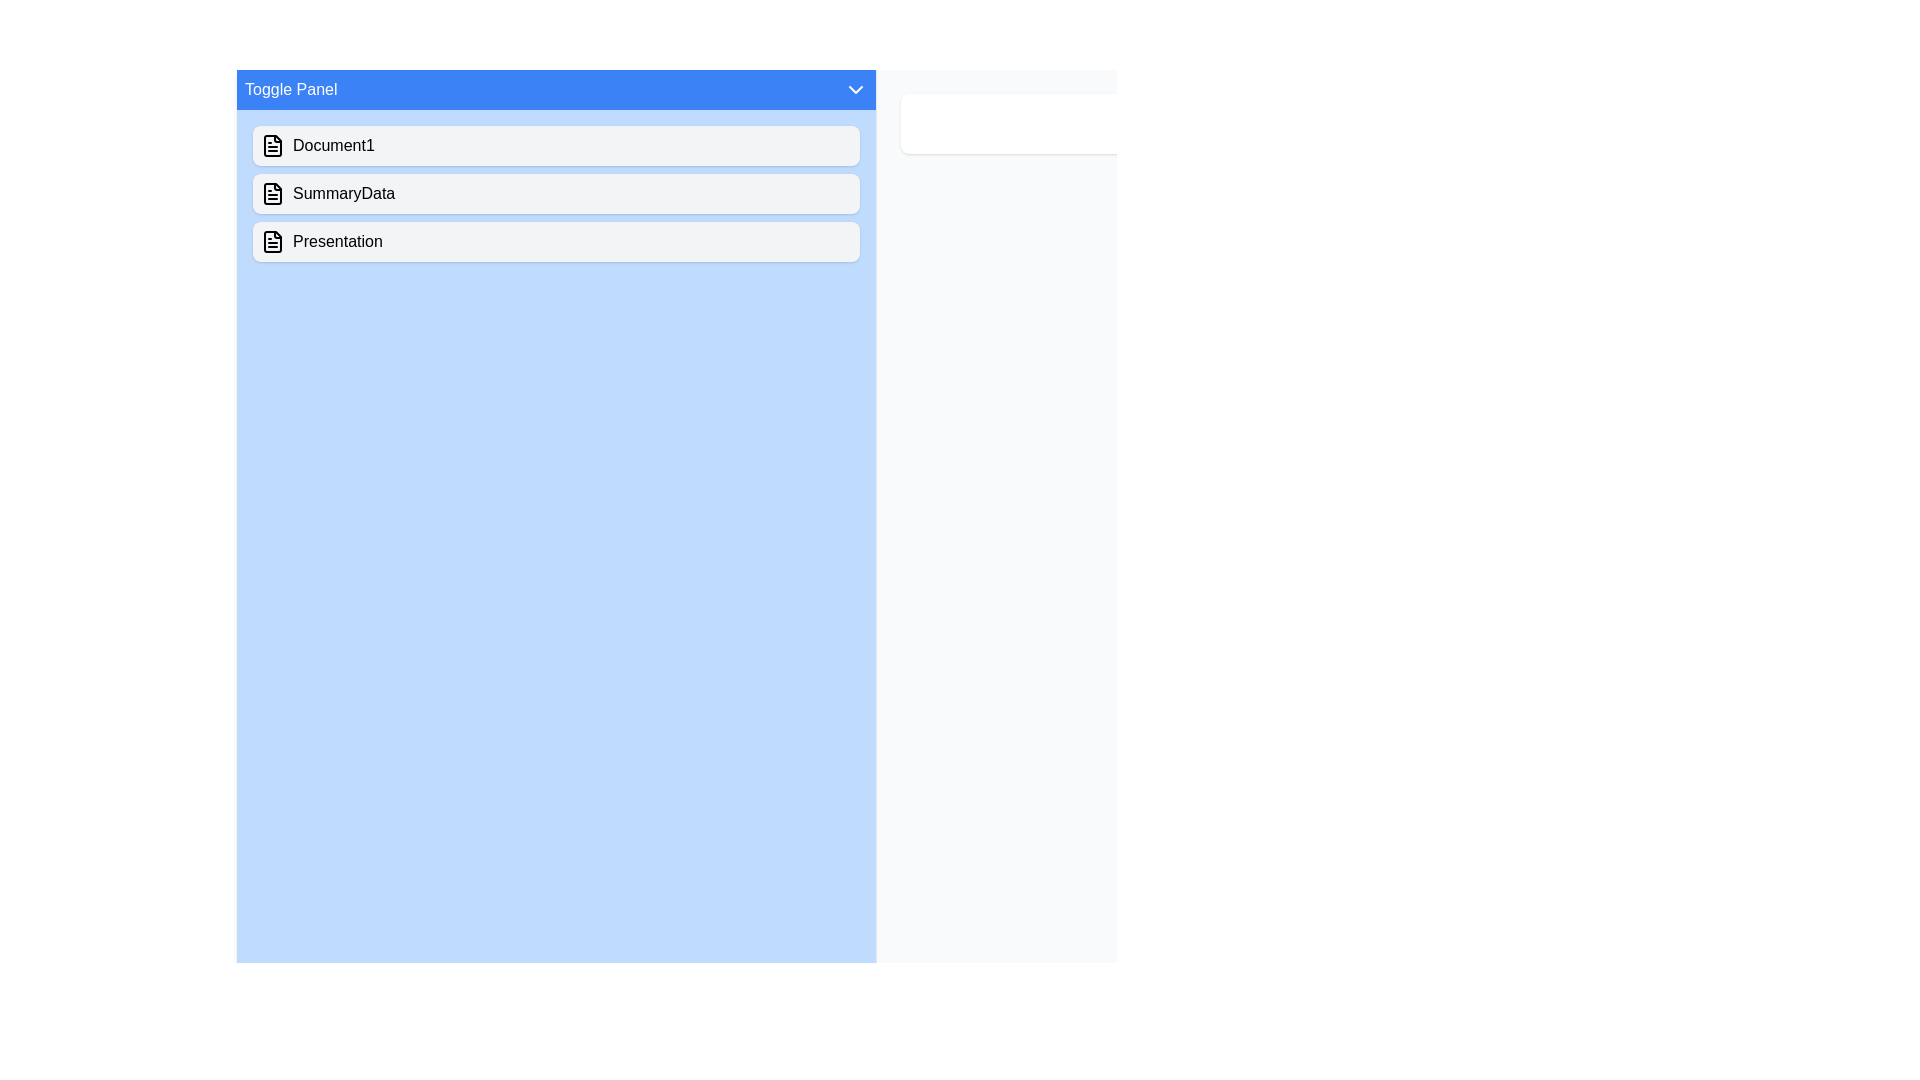 This screenshot has height=1080, width=1920. What do you see at coordinates (855, 88) in the screenshot?
I see `the Chevron icon on the far-right side of the blue header bar` at bounding box center [855, 88].